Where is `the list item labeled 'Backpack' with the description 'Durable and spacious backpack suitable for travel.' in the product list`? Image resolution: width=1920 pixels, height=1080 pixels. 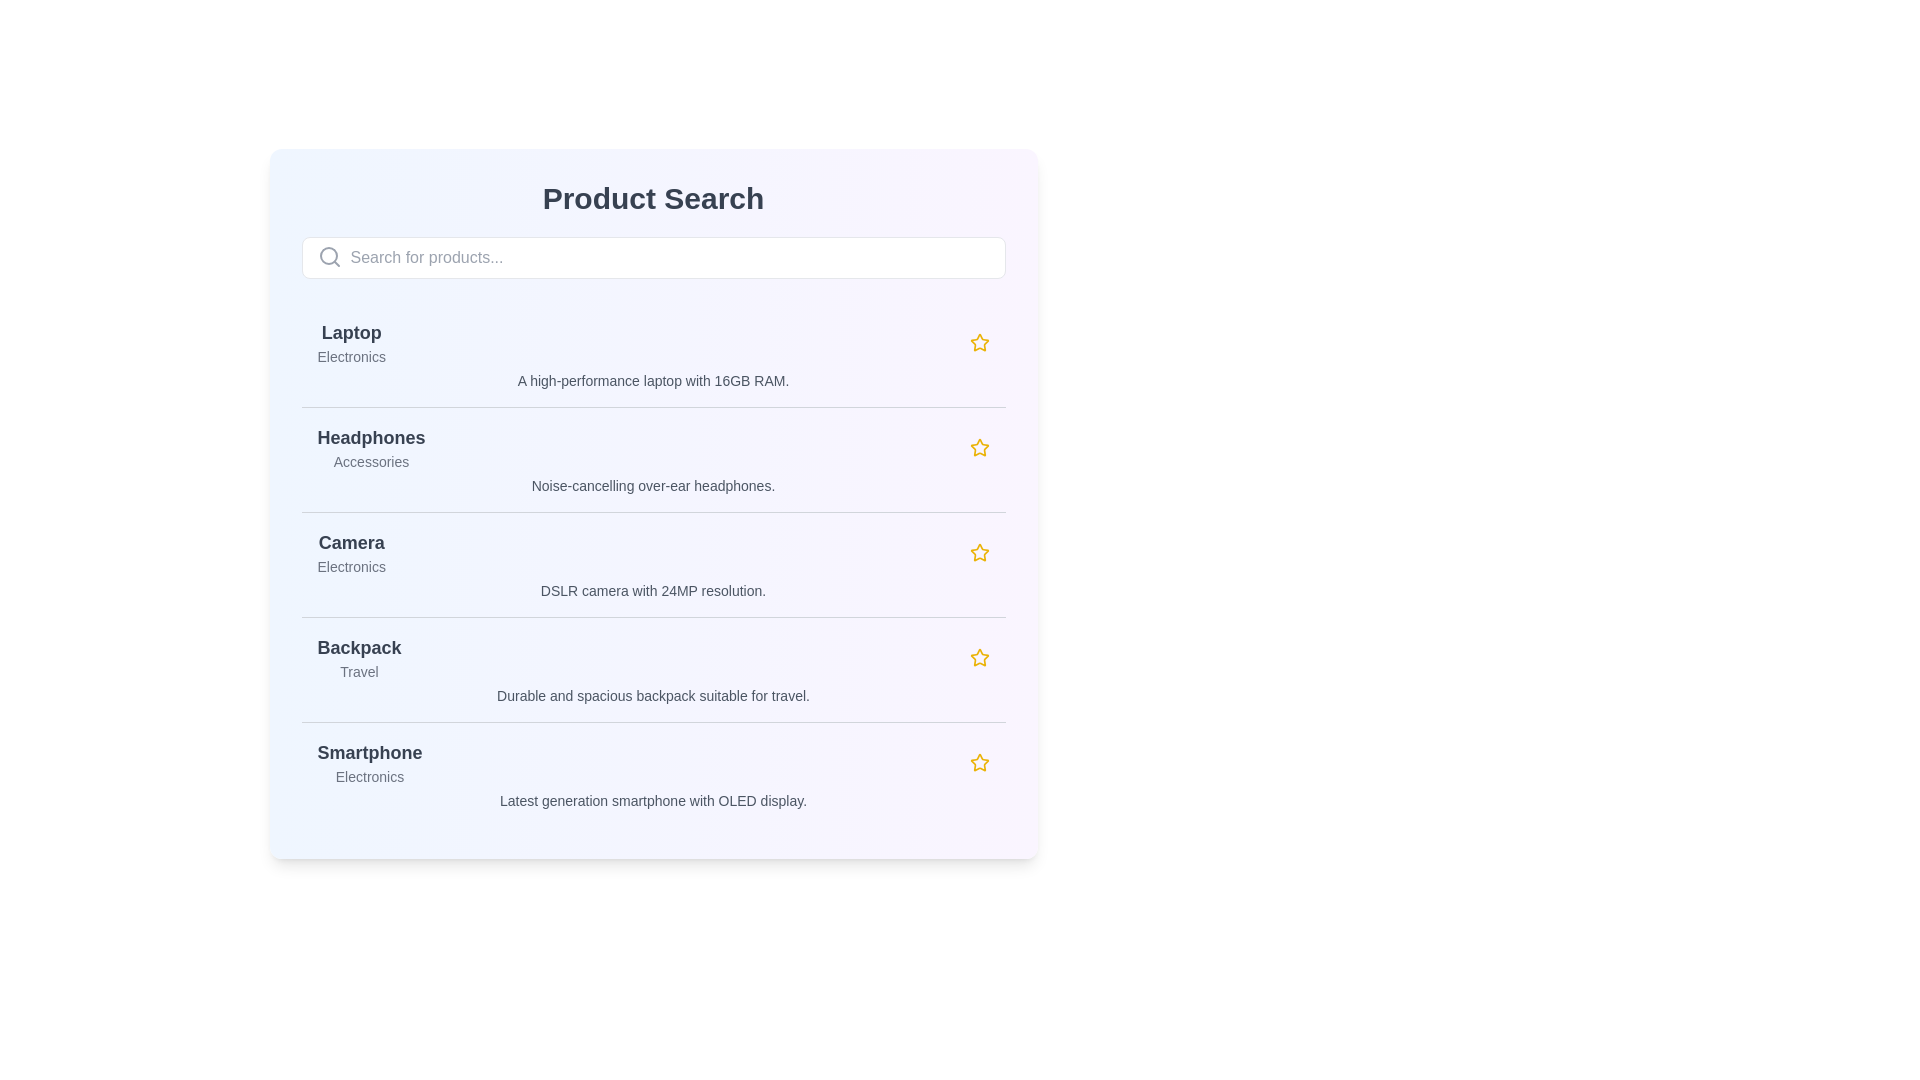
the list item labeled 'Backpack' with the description 'Durable and spacious backpack suitable for travel.' in the product list is located at coordinates (653, 669).